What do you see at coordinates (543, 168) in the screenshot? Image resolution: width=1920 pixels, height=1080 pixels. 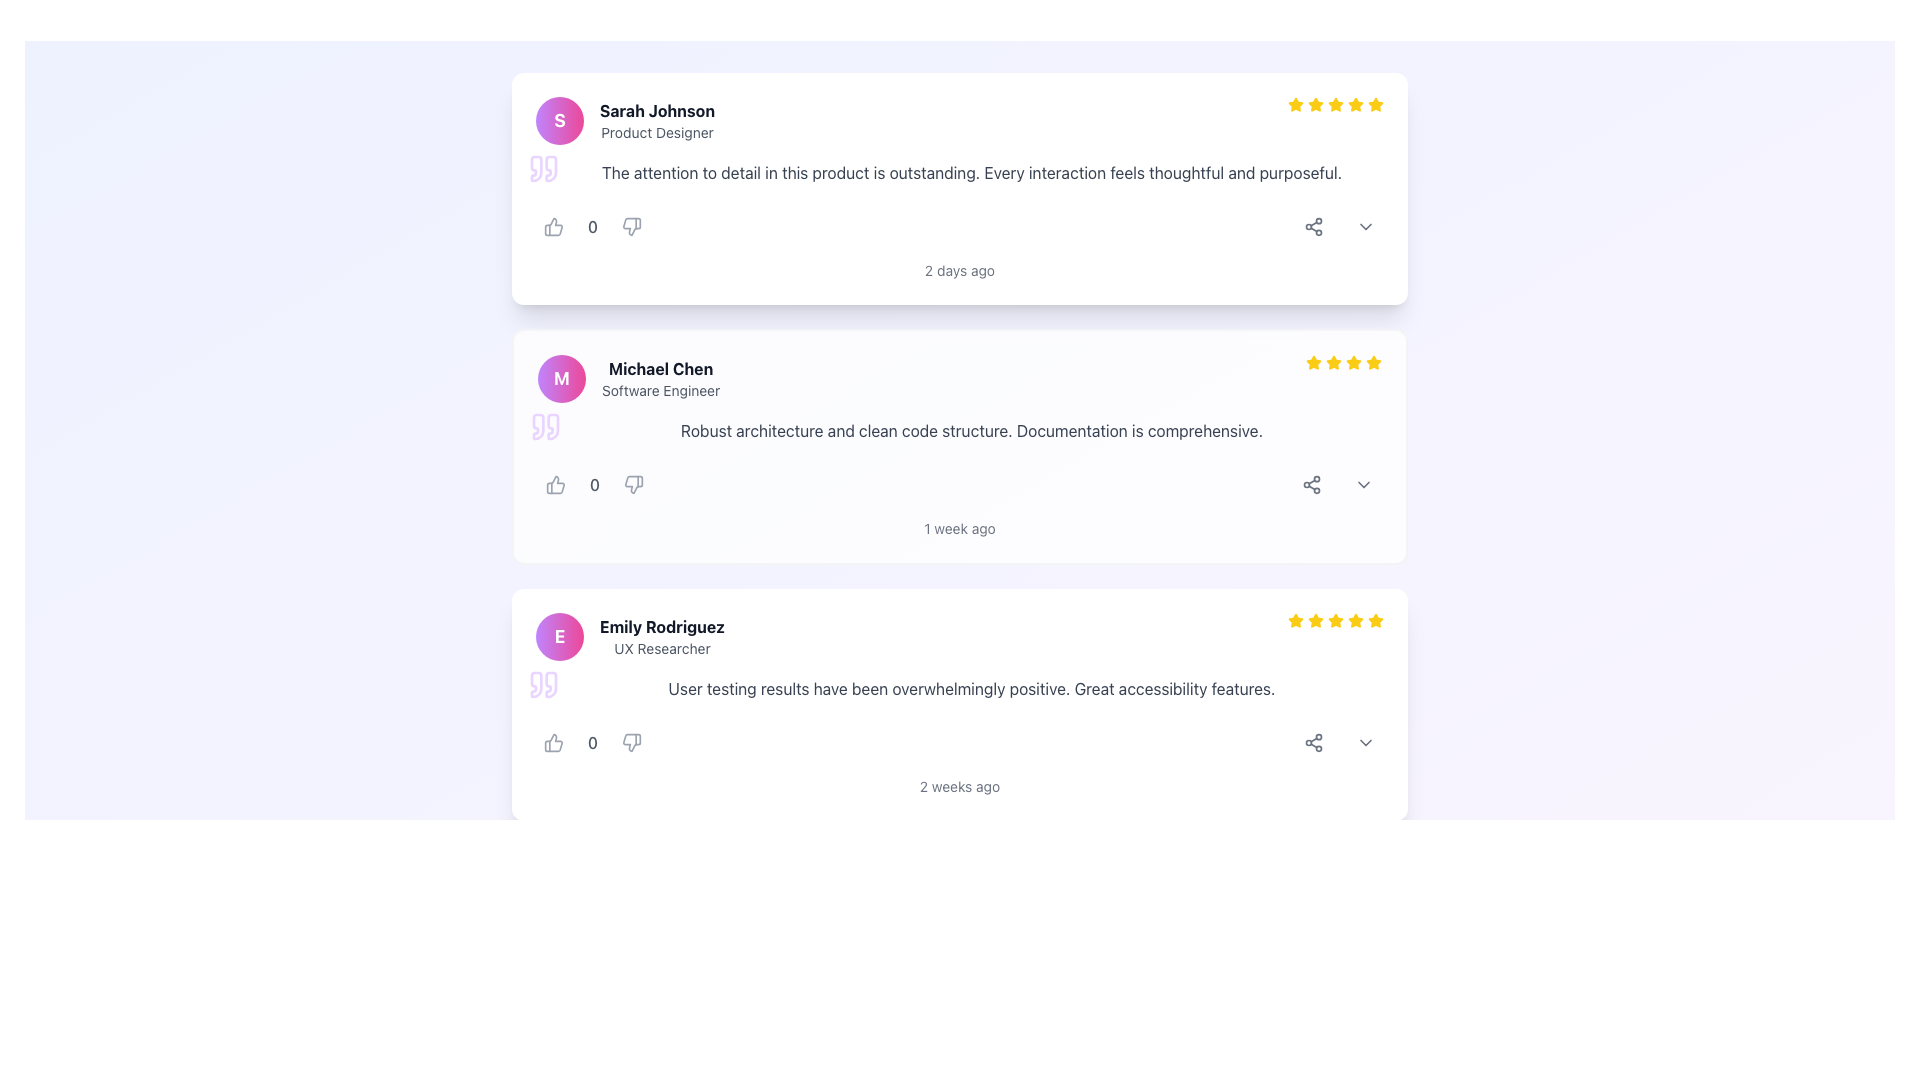 I see `the decorative purple quotation mark icon located at the top-left corner of the first testimonial card` at bounding box center [543, 168].